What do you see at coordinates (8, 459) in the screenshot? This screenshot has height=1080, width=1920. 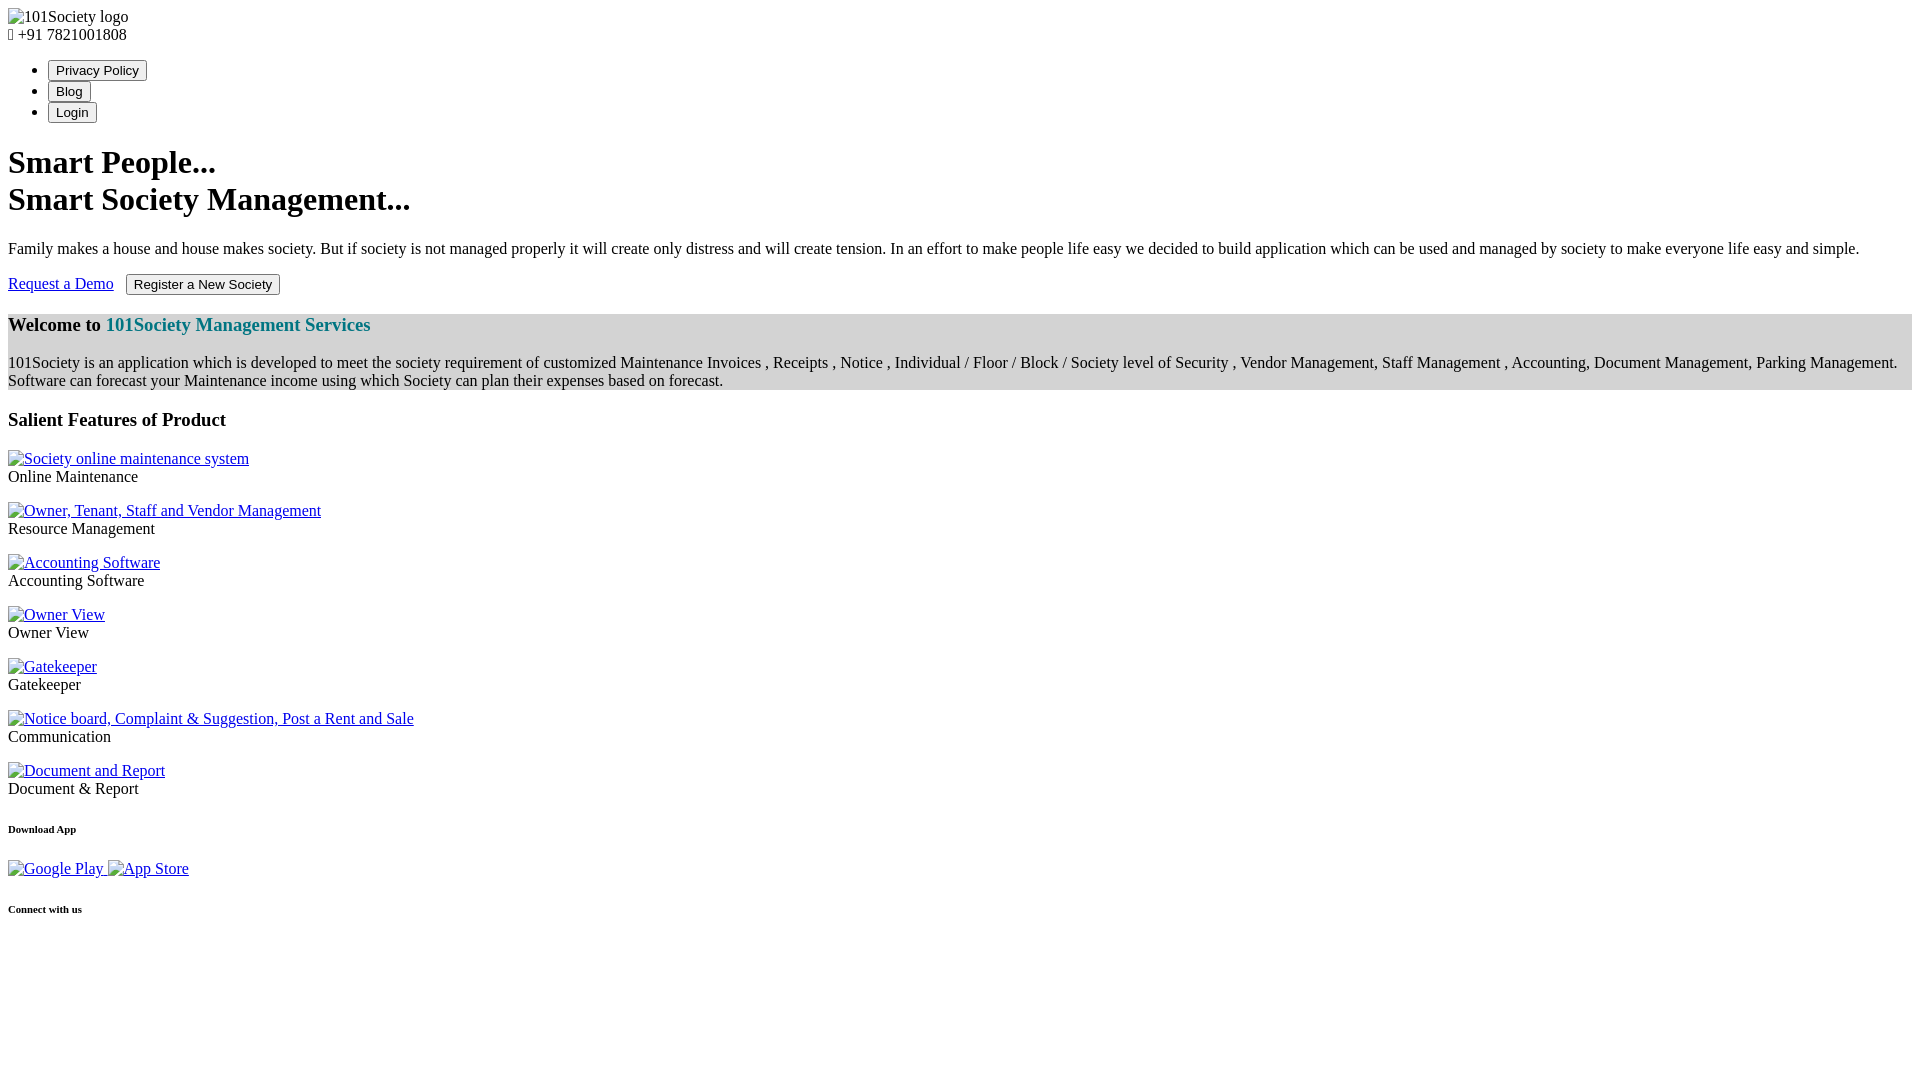 I see `'Society online maintenance software'` at bounding box center [8, 459].